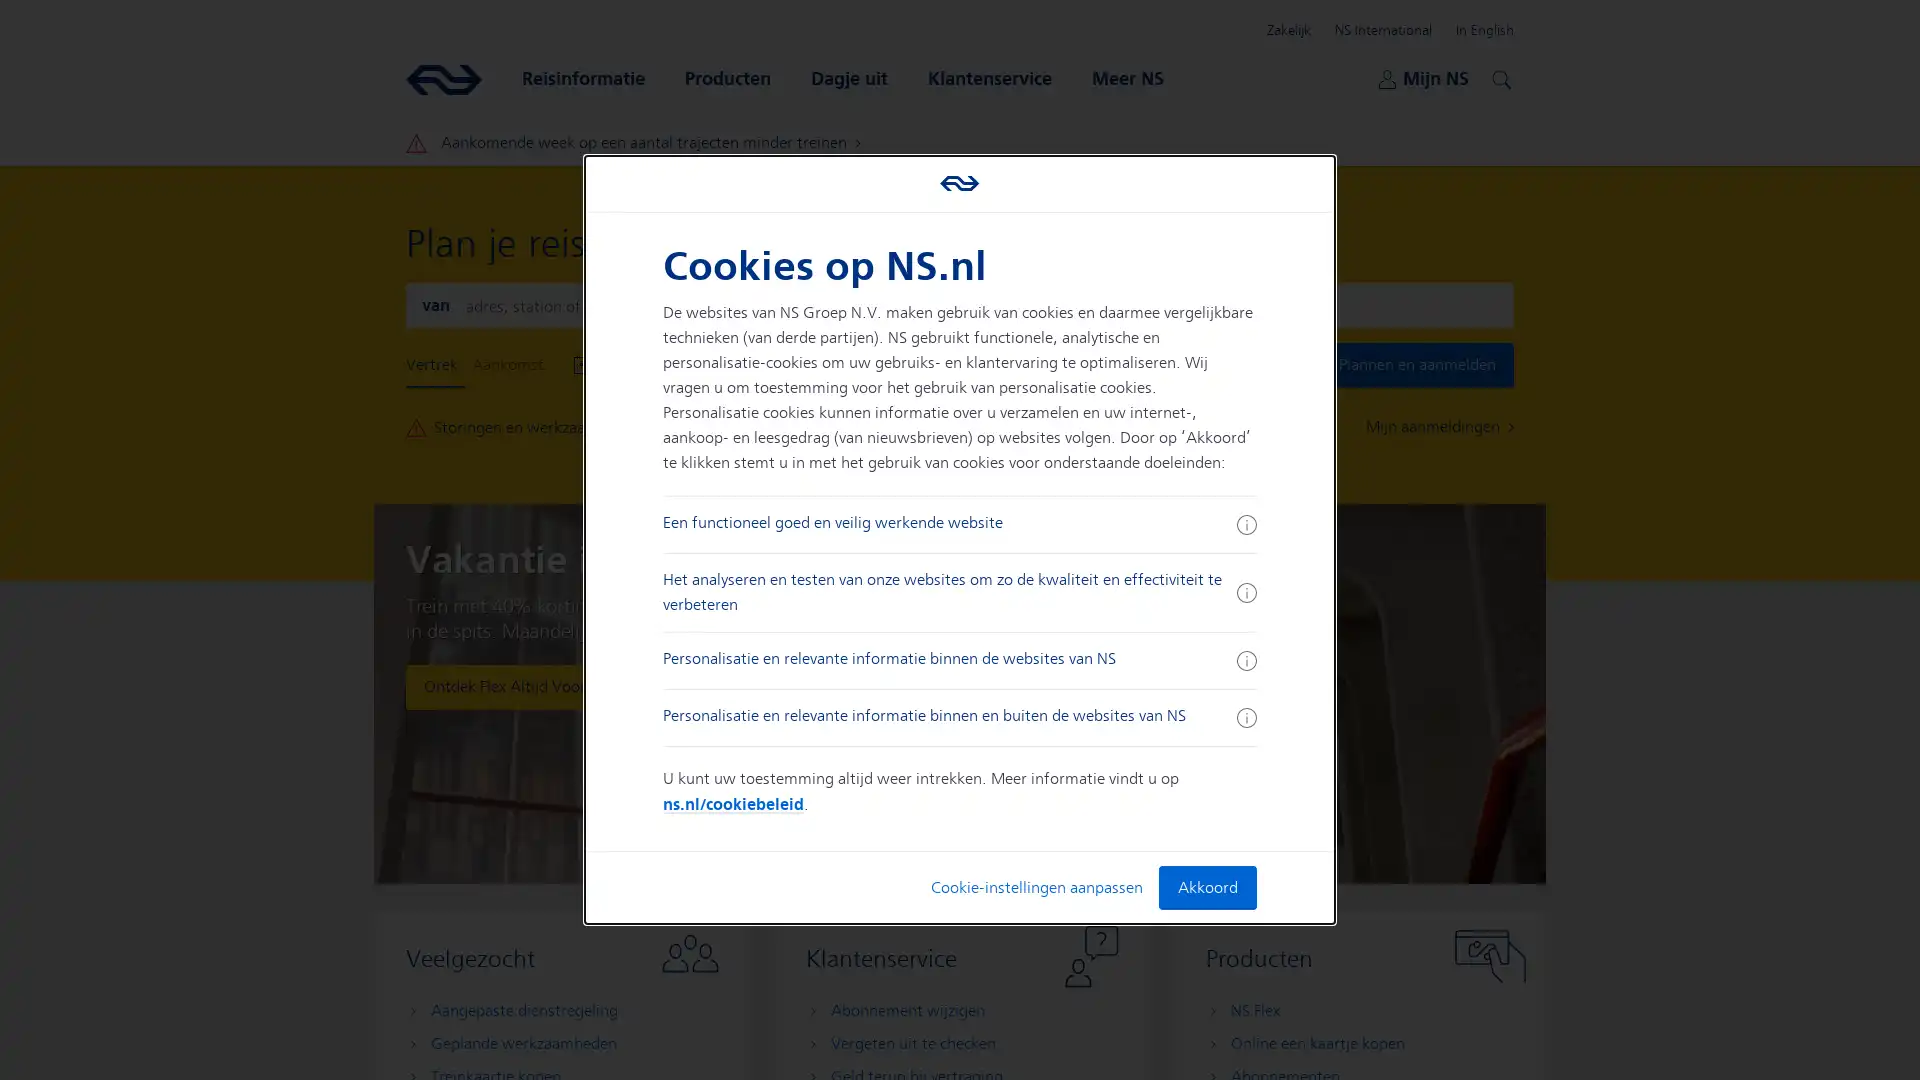 This screenshot has height=1080, width=1920. Describe the element at coordinates (989, 77) in the screenshot. I see `Klantenservice Open submenu` at that location.